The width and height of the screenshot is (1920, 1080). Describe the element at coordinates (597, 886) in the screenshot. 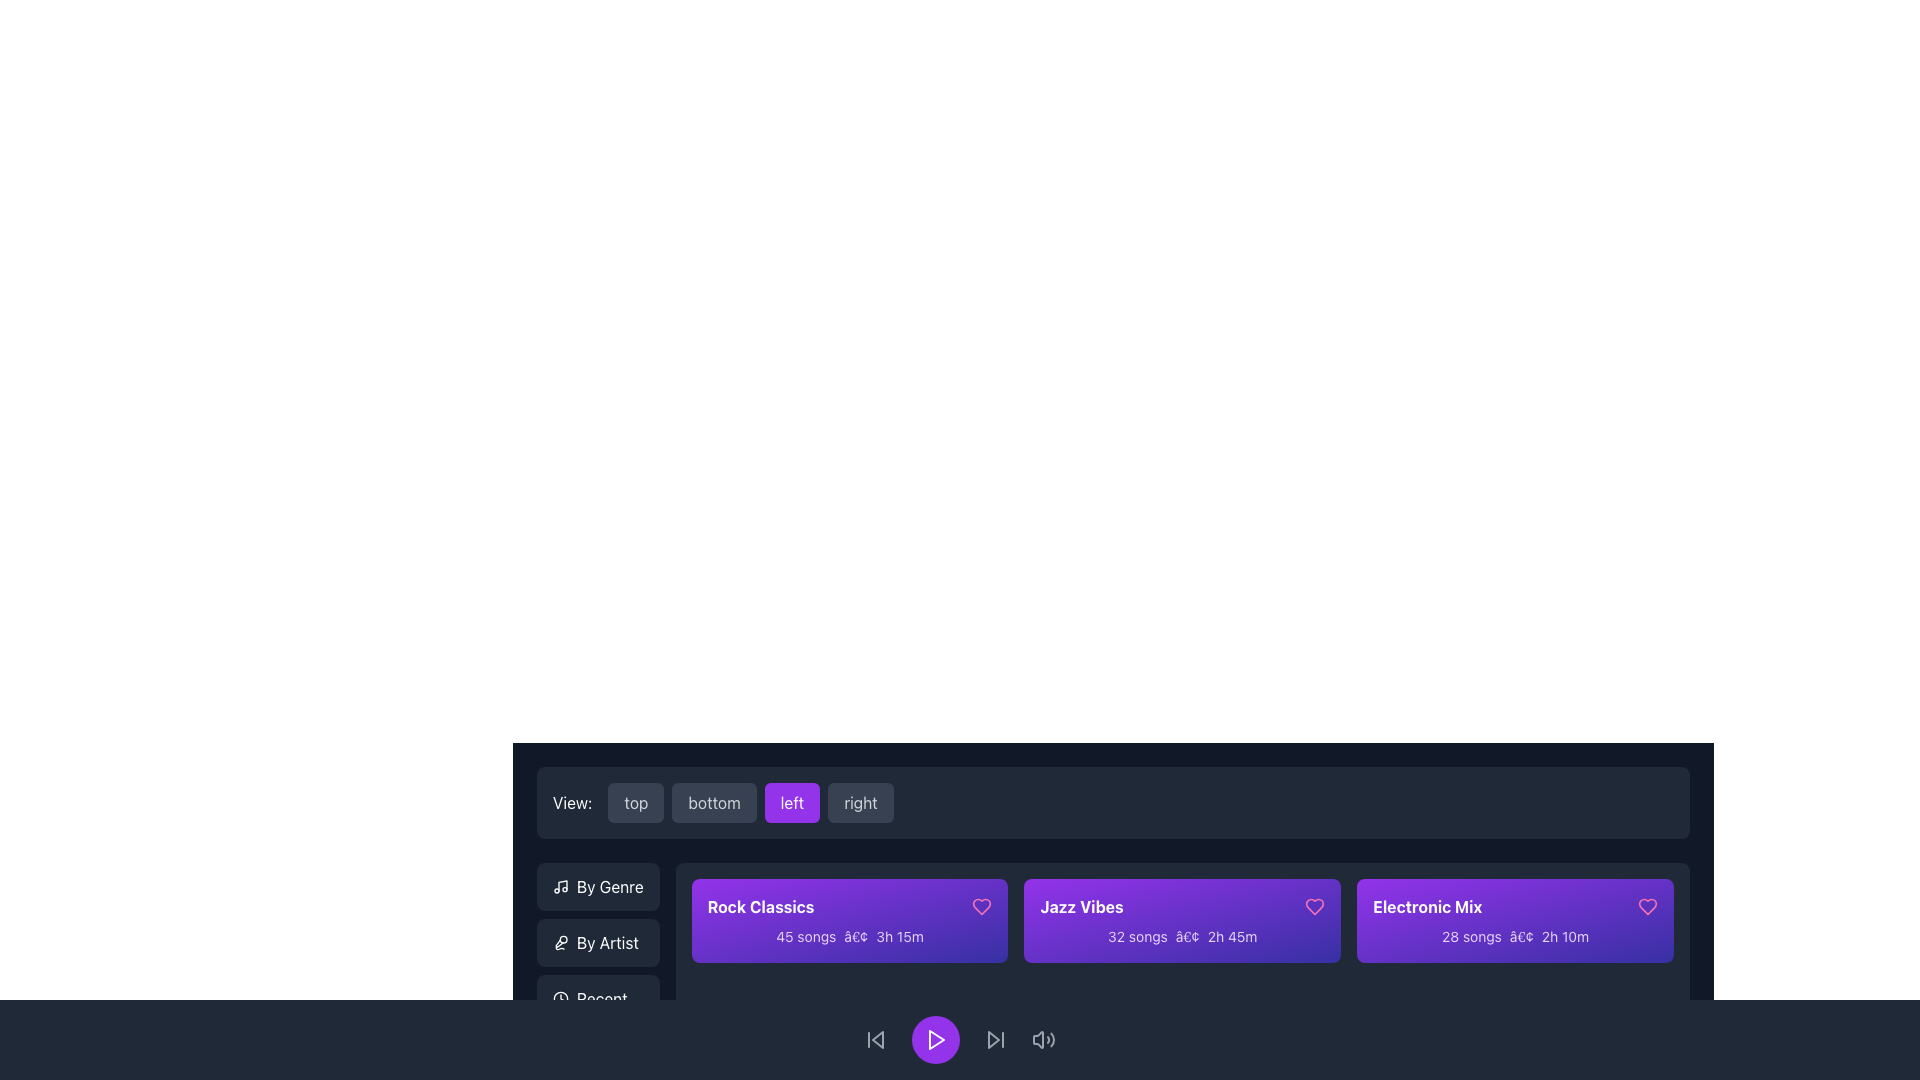

I see `the 'By Genre' button located at the top of a vertical list of three buttons` at that location.